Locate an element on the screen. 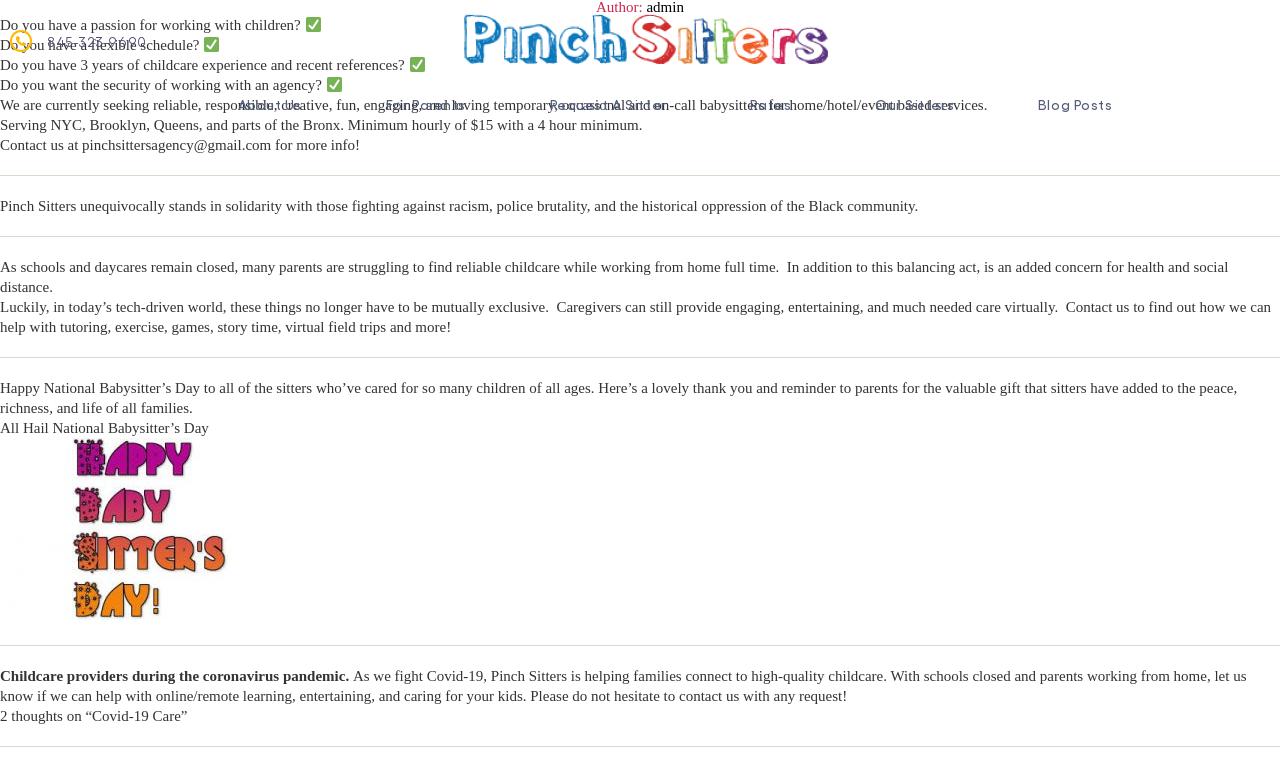 The width and height of the screenshot is (1280, 766). 'As schools and daycares remain closed, many parents are struggling to find reliable childcare while working from home full time.  In addition to this balancing act, is an added concern for health and social distance.' is located at coordinates (613, 276).